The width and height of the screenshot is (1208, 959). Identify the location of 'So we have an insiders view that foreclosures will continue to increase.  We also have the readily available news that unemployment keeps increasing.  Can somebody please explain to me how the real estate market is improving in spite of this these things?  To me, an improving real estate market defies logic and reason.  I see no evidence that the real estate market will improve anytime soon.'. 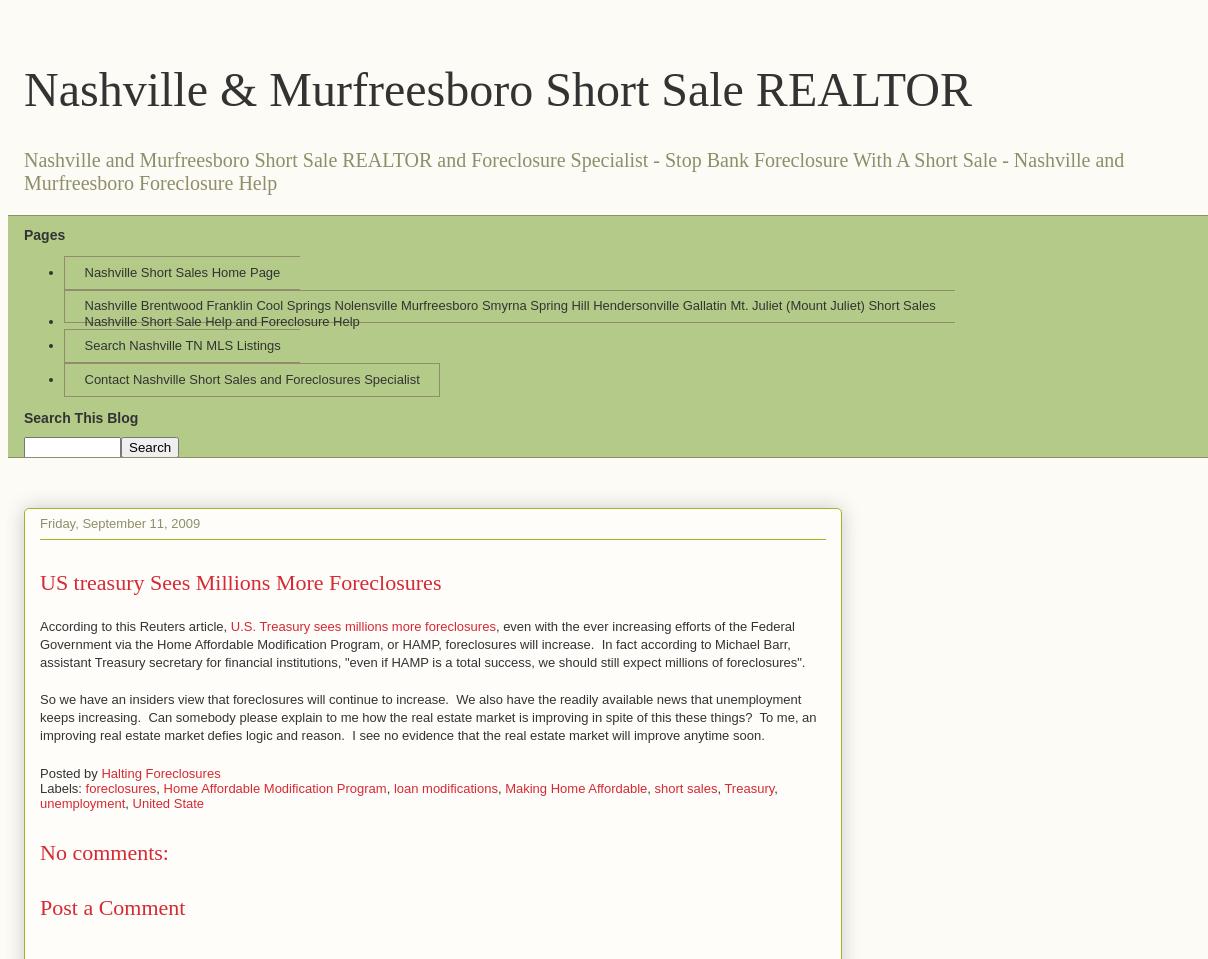
(426, 716).